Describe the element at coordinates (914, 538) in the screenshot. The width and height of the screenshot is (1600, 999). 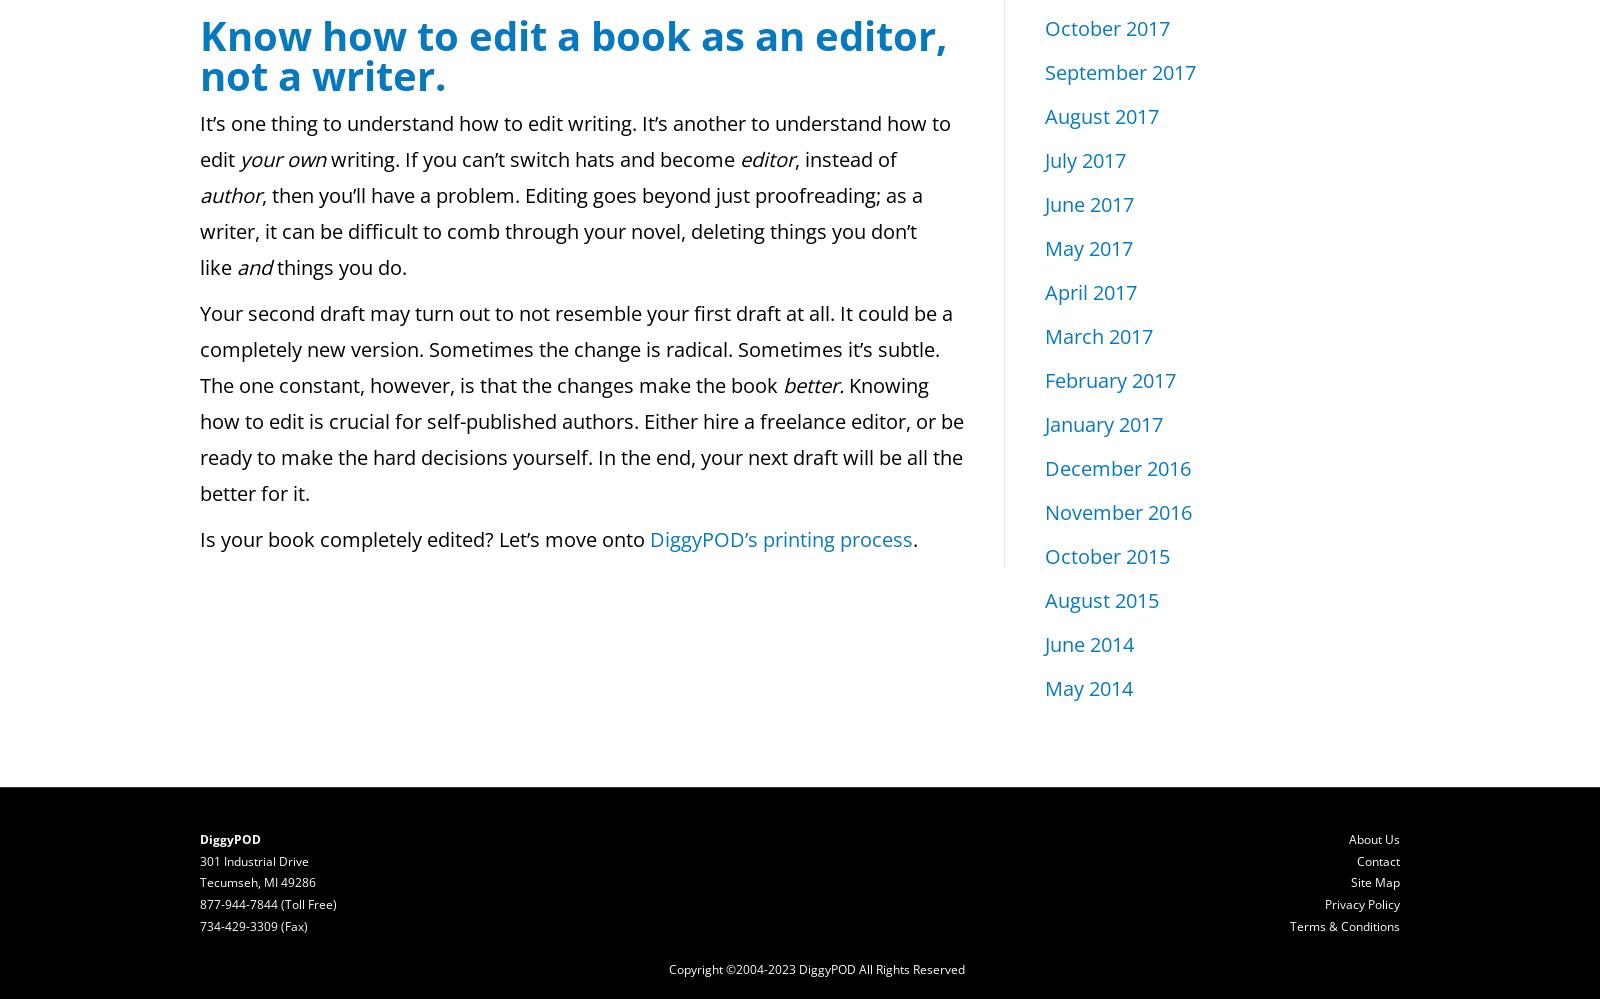
I see `'.'` at that location.